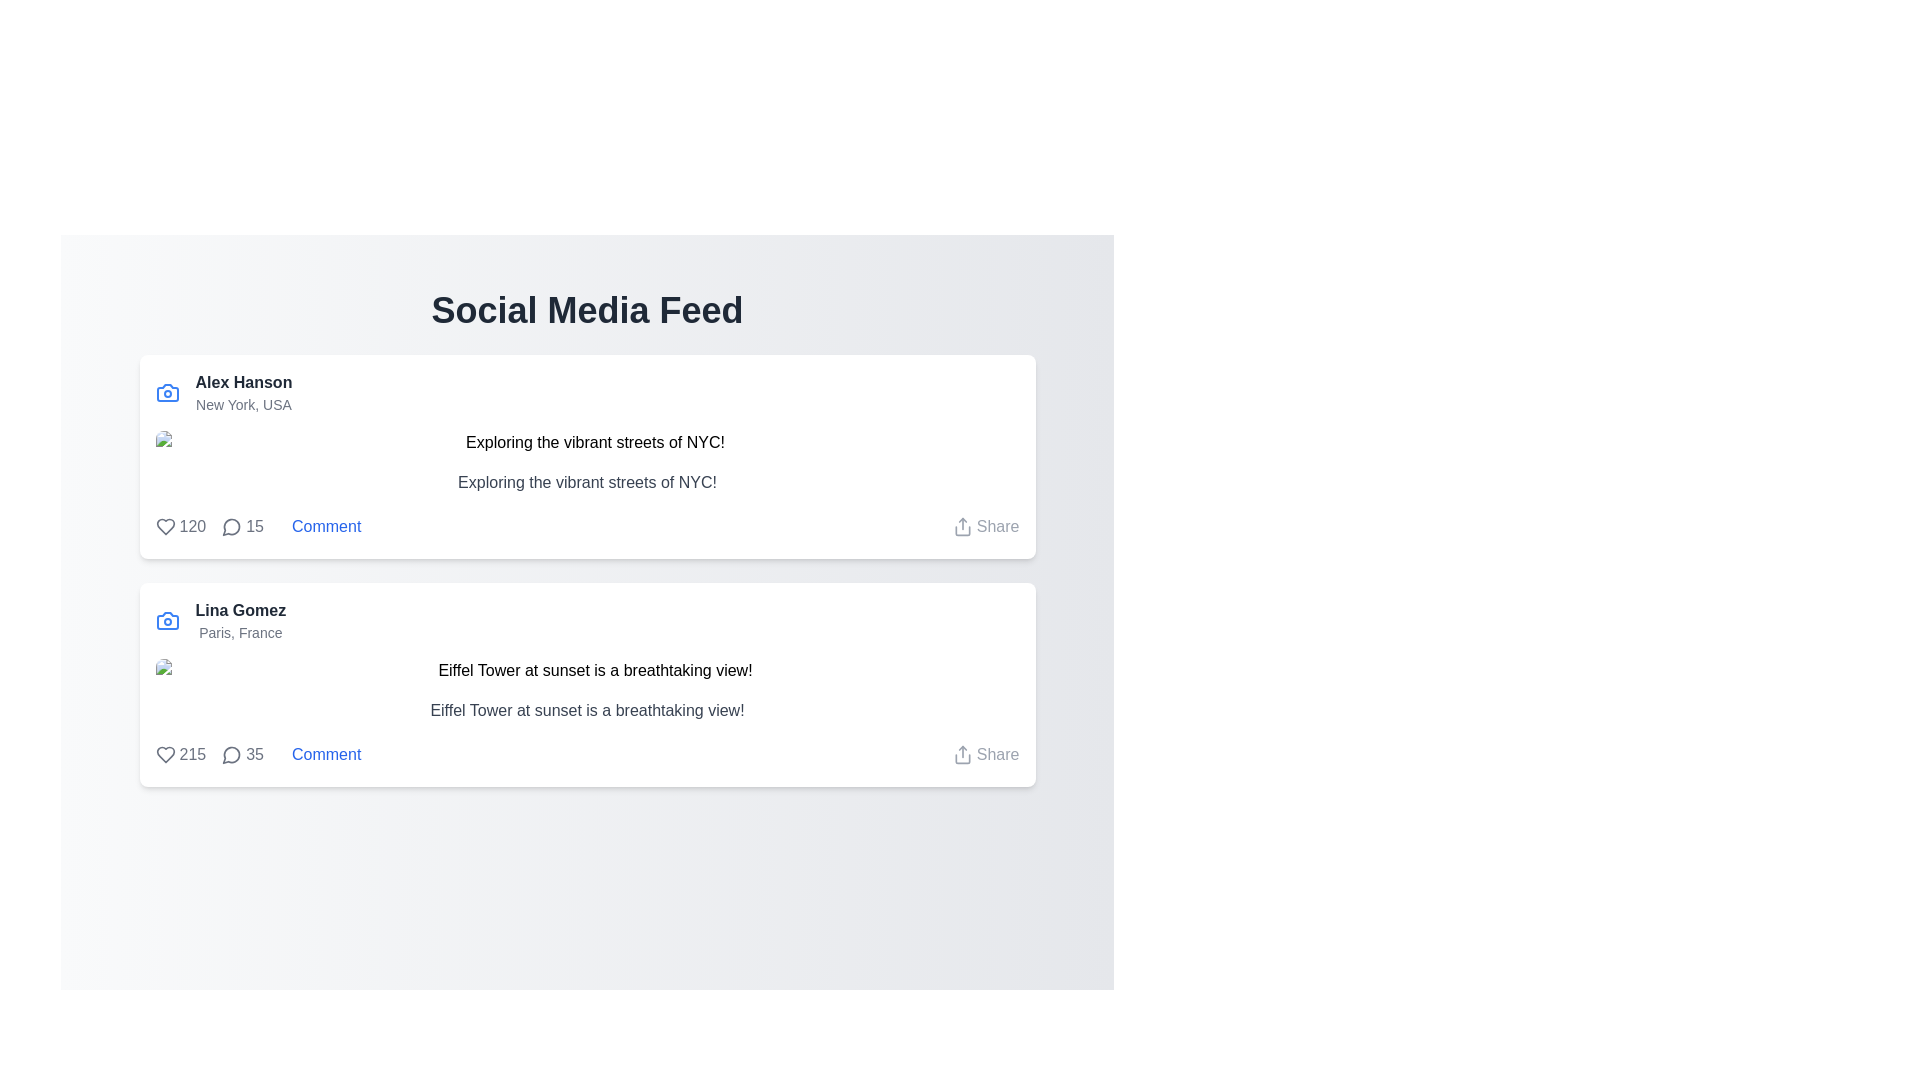  I want to click on displayed metrics of the Interactive Panel which includes the like count ('120') and comment count ('15') located beneath a user's post in the social media feed, so click(263, 526).